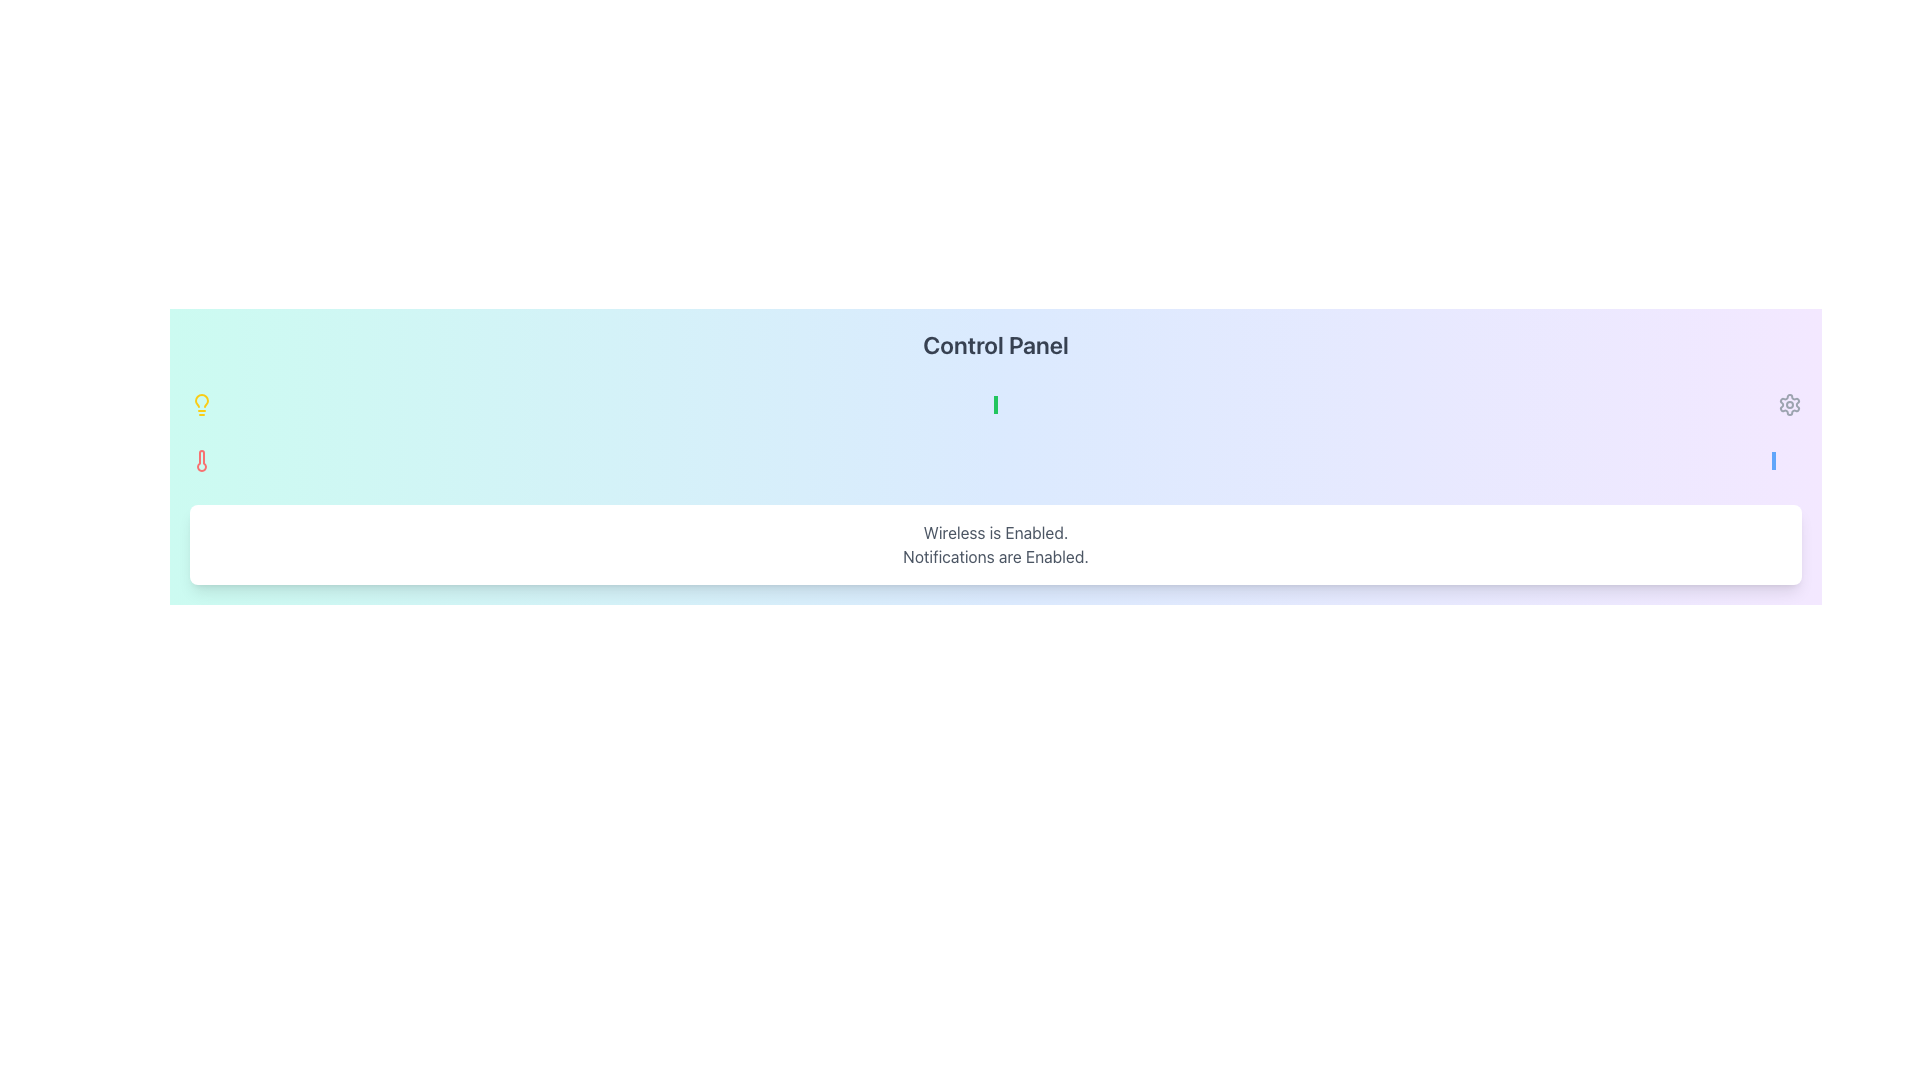 Image resolution: width=1920 pixels, height=1080 pixels. What do you see at coordinates (1790, 405) in the screenshot?
I see `the gear-shaped icon located at the far right end of the control bar` at bounding box center [1790, 405].